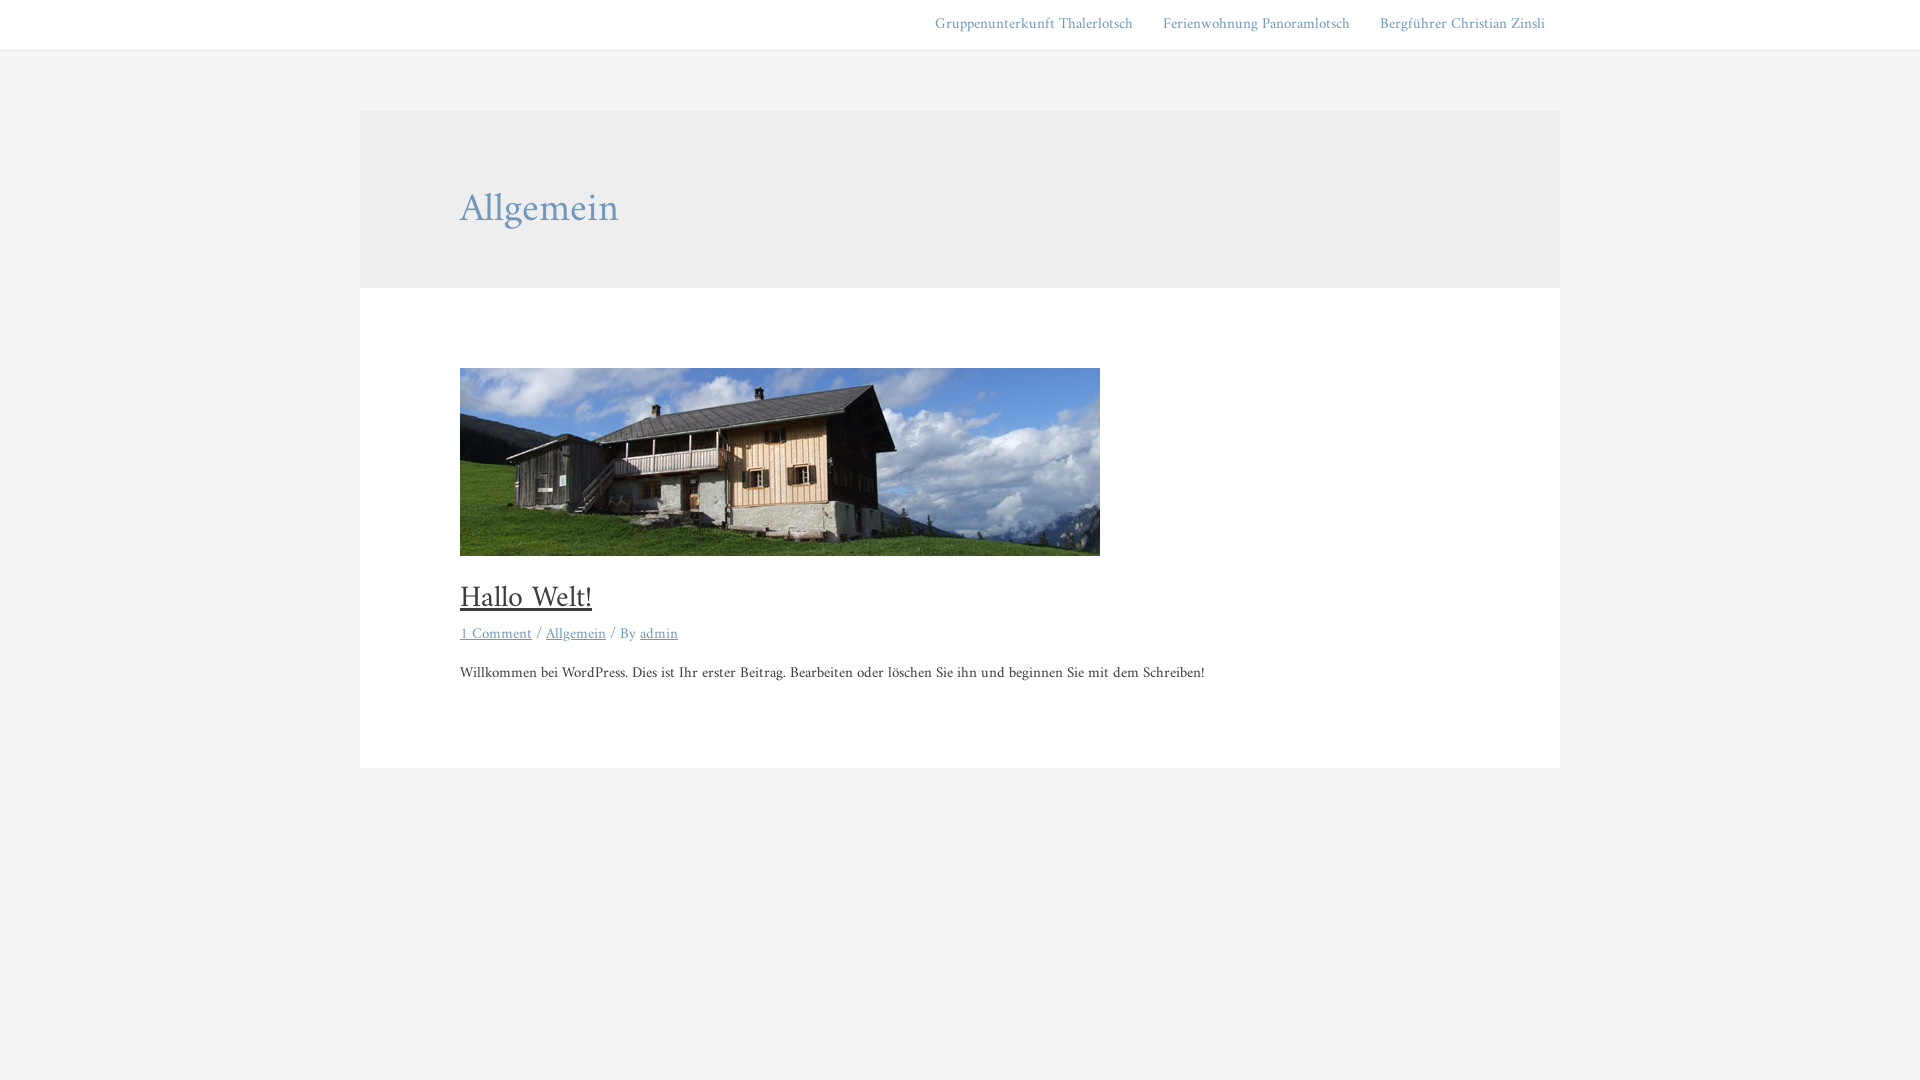 The image size is (1920, 1080). Describe the element at coordinates (575, 634) in the screenshot. I see `'Allgemein'` at that location.